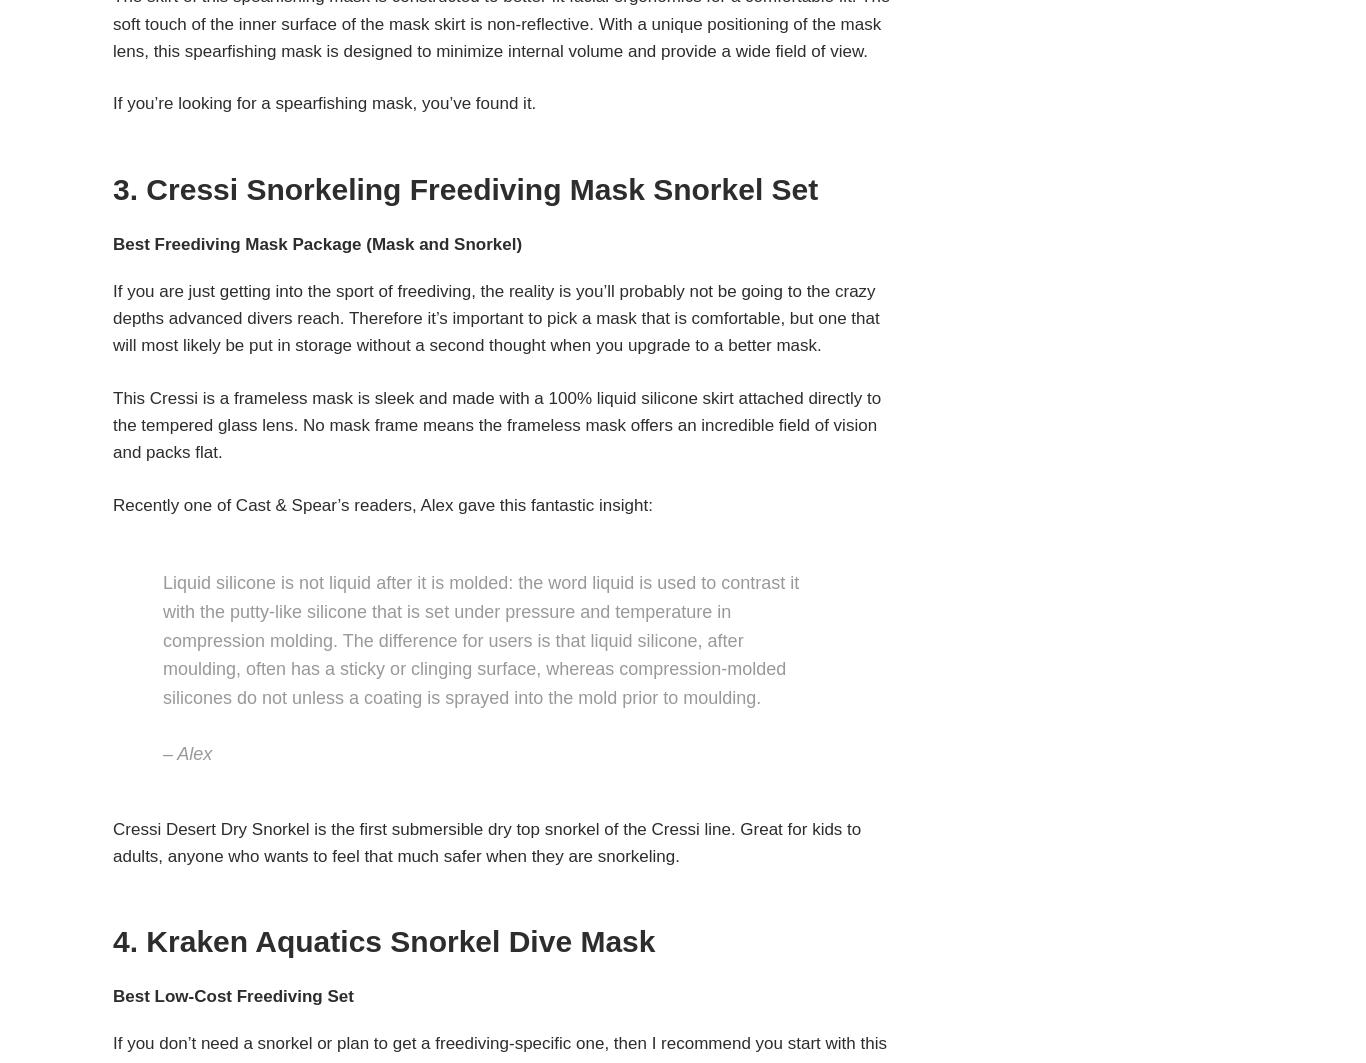 This screenshot has height=1063, width=1366. Describe the element at coordinates (186, 752) in the screenshot. I see `'– Alex'` at that location.